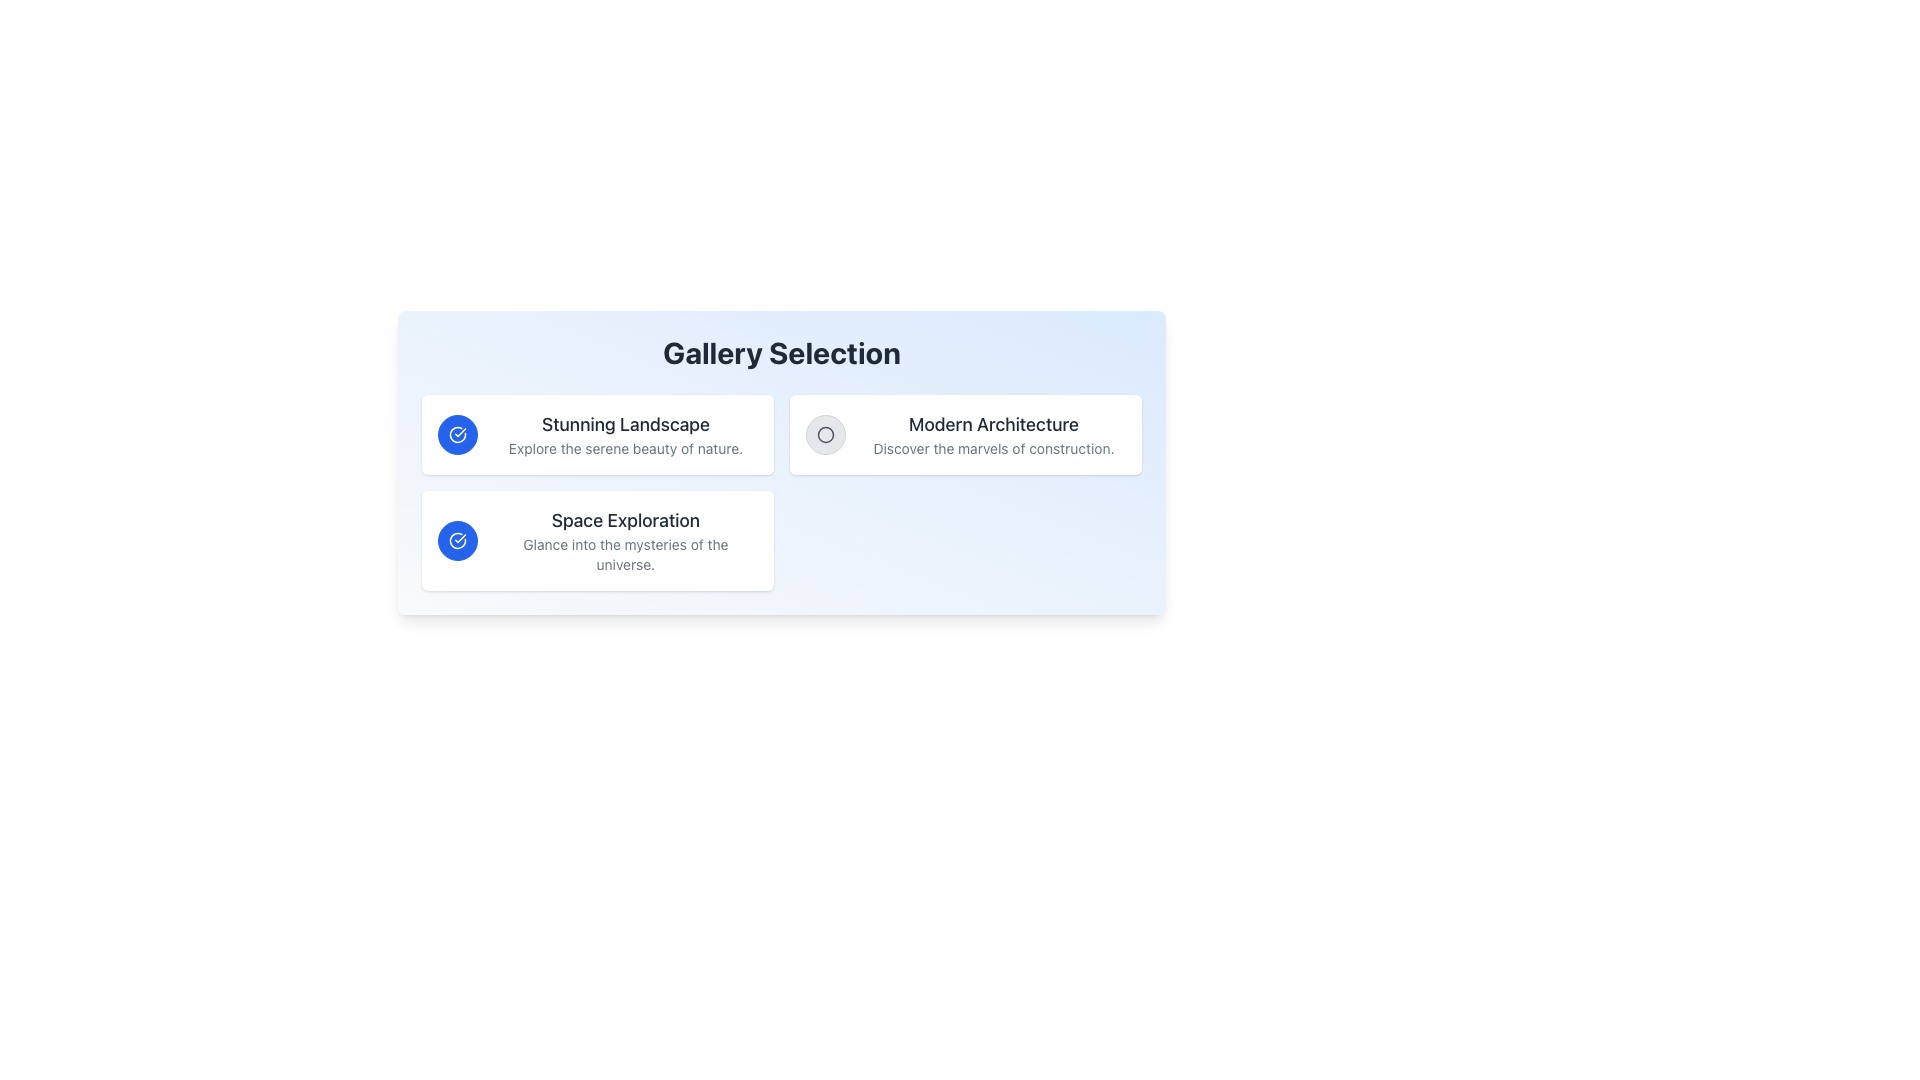  I want to click on the circular button with a gray background and outline, located in the top-left corner of the 'Modern Architecture' card, so click(825, 434).